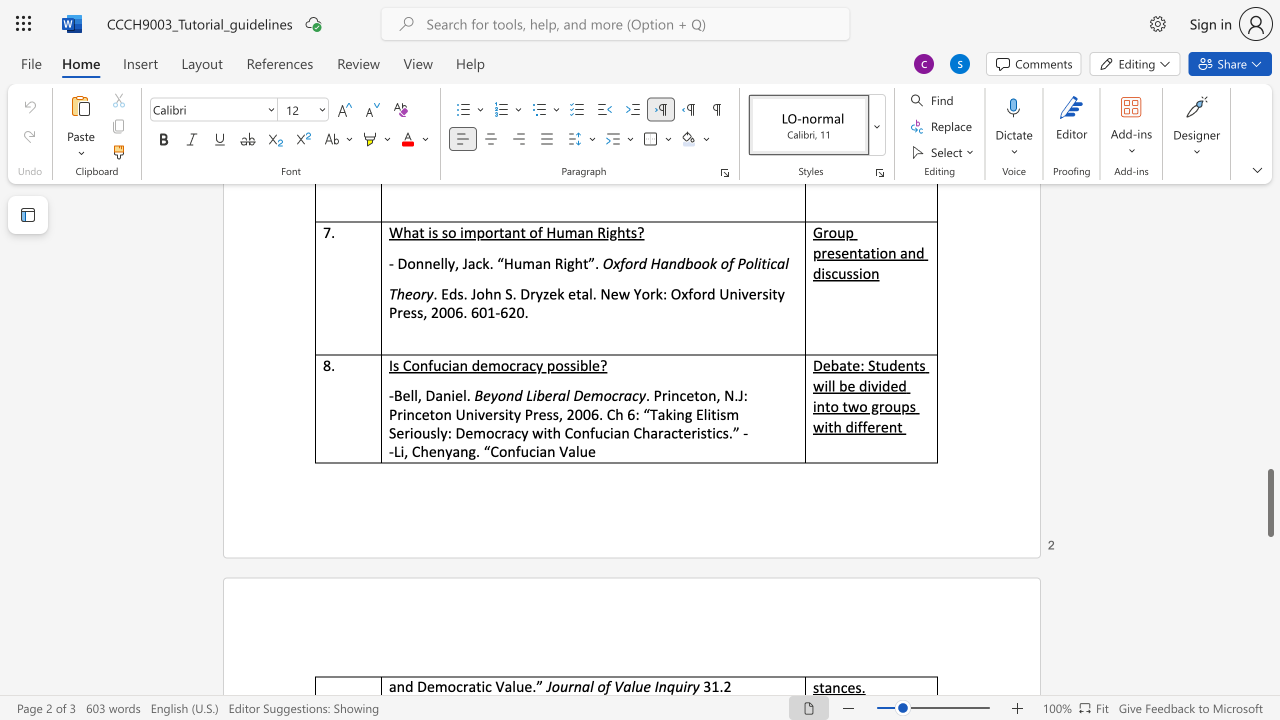 The height and width of the screenshot is (720, 1280). I want to click on the scrollbar to scroll the page up, so click(1269, 300).